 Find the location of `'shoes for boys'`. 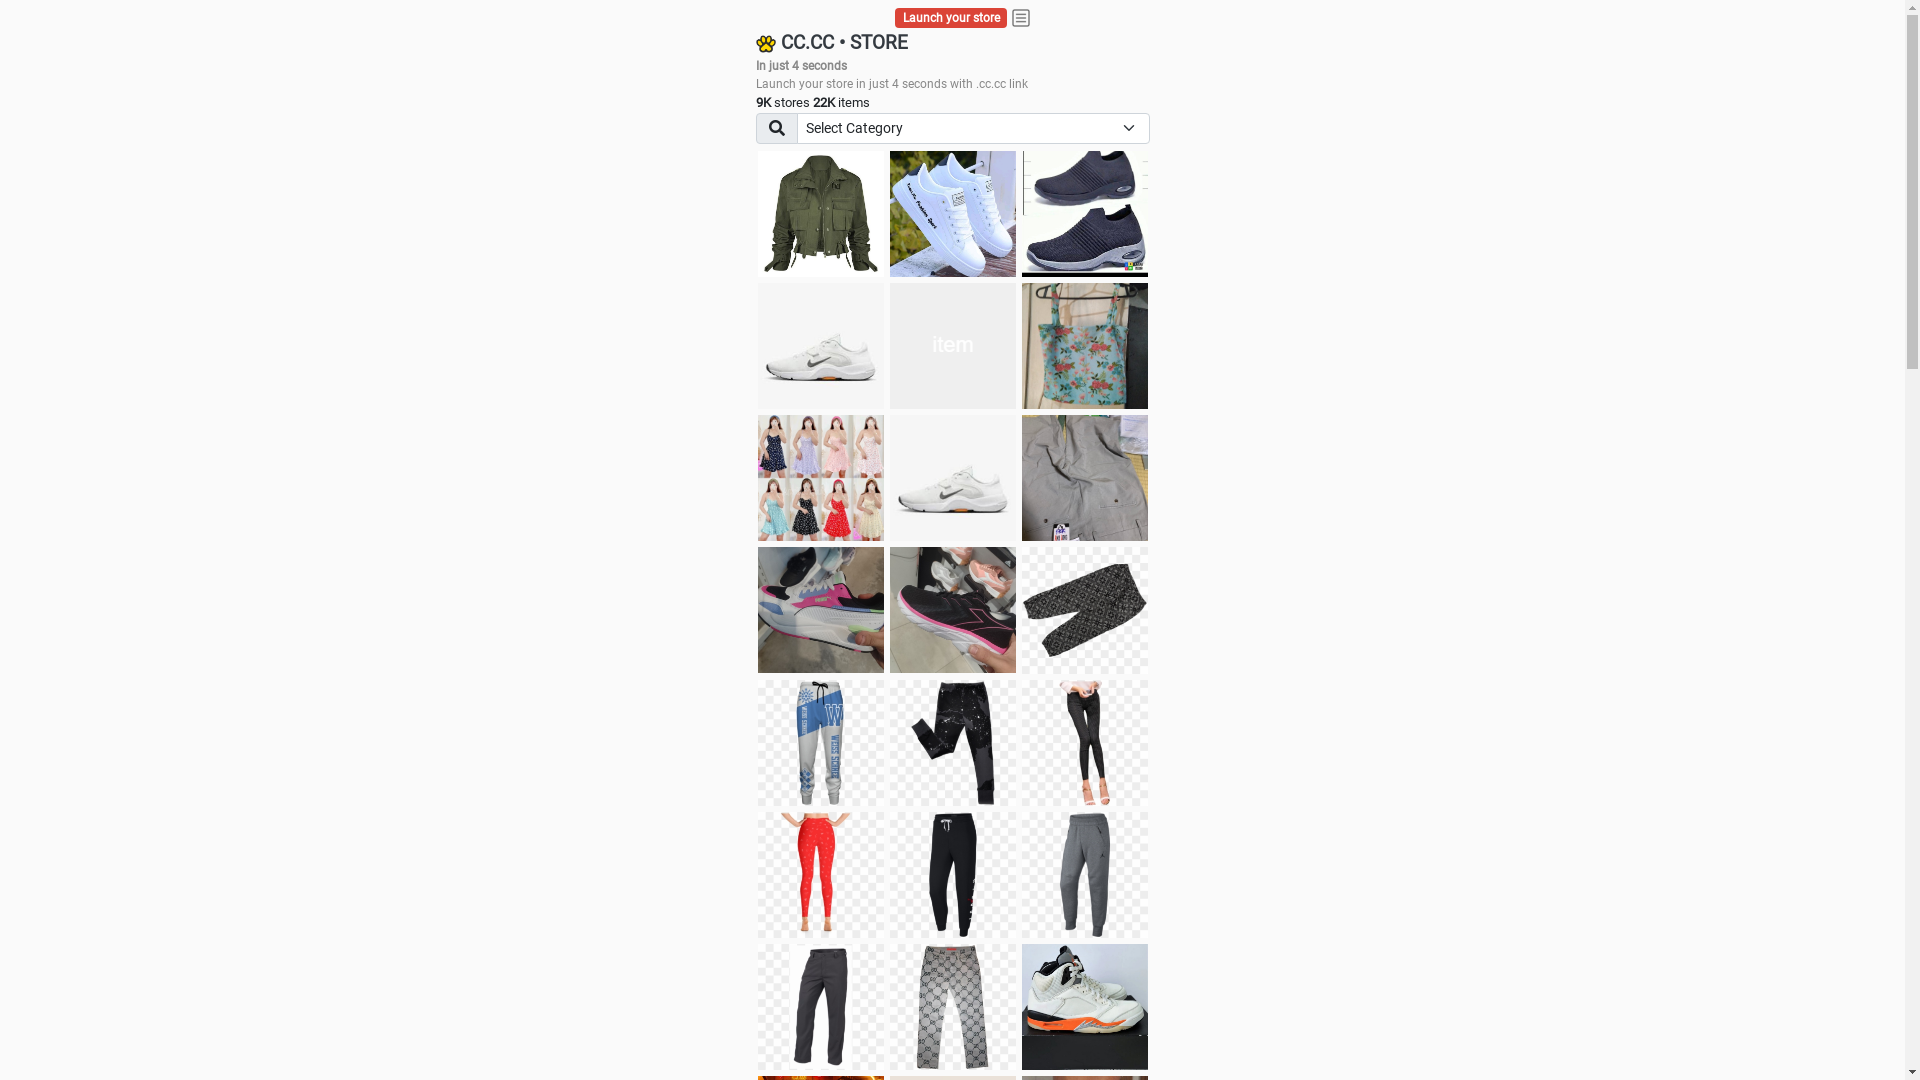

'shoes for boys' is located at coordinates (1083, 213).